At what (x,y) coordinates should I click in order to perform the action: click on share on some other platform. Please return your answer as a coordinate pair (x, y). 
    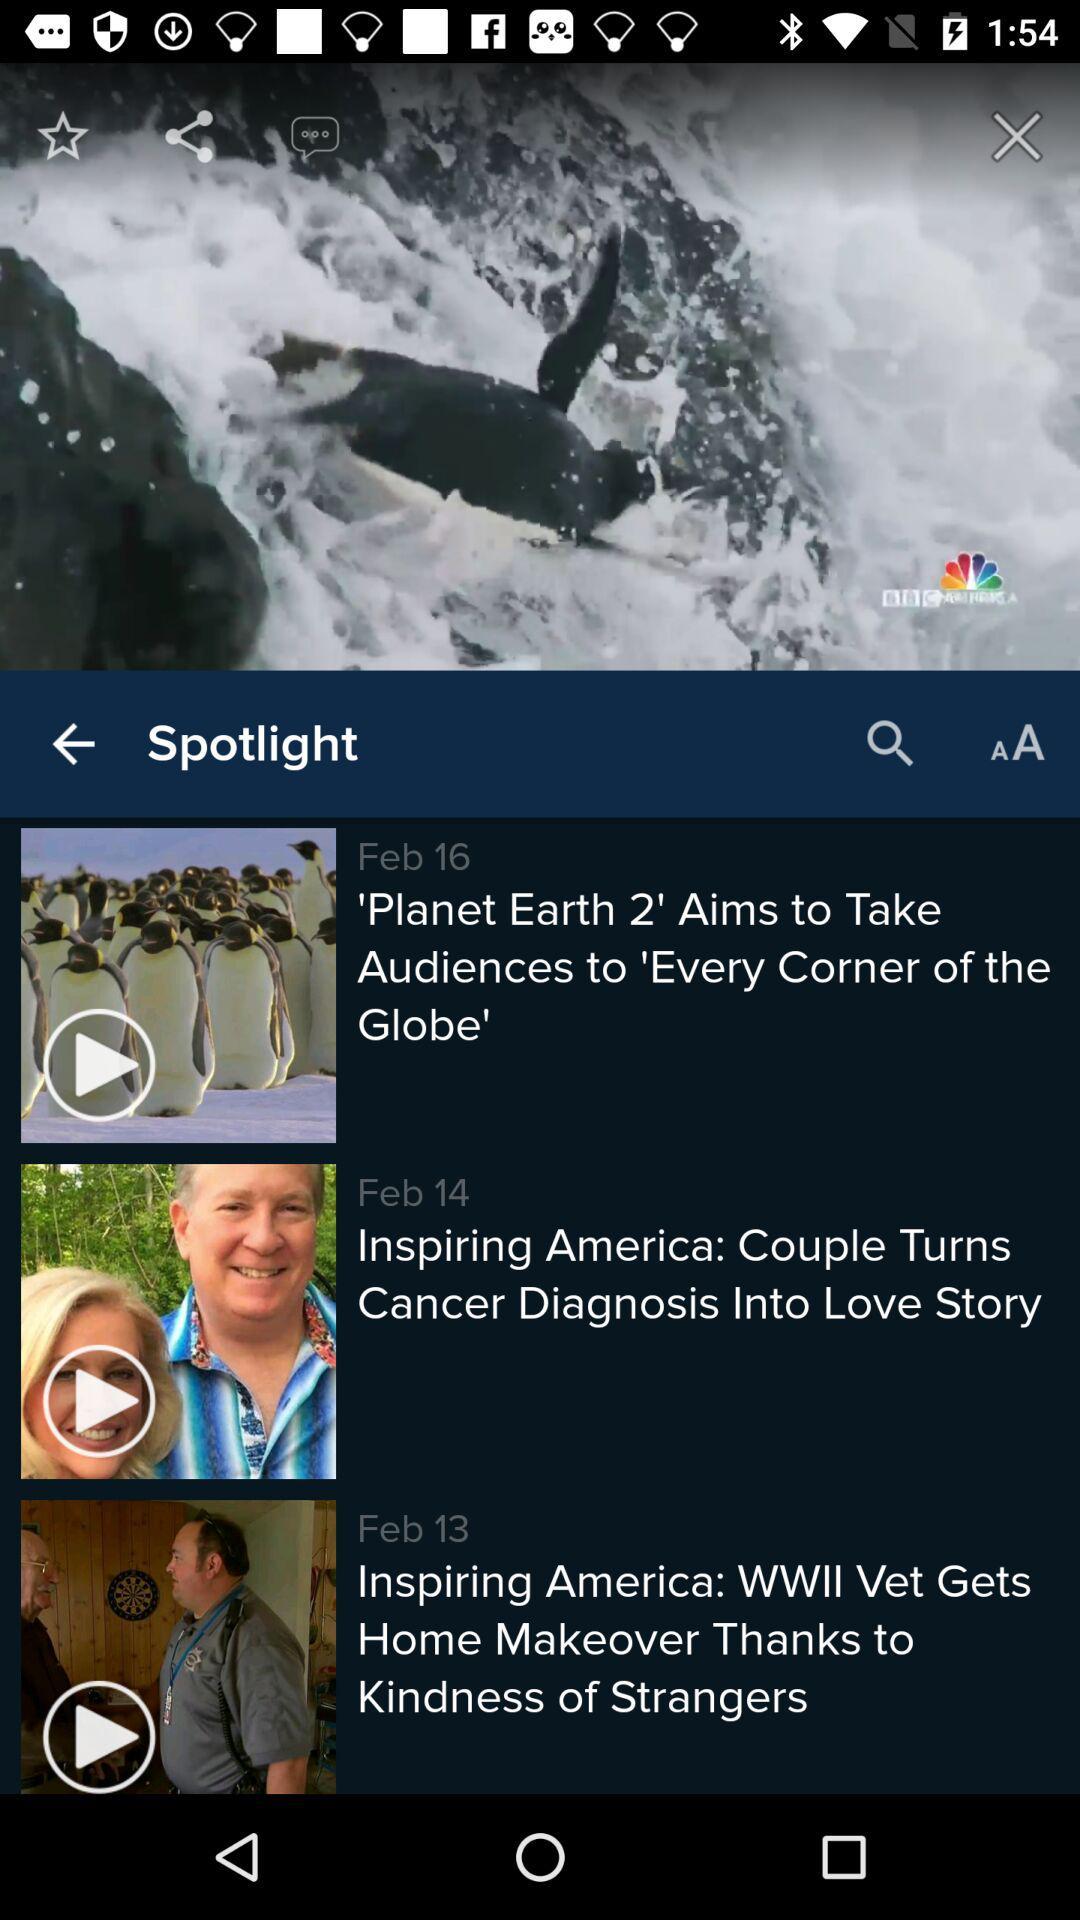
    Looking at the image, I should click on (189, 135).